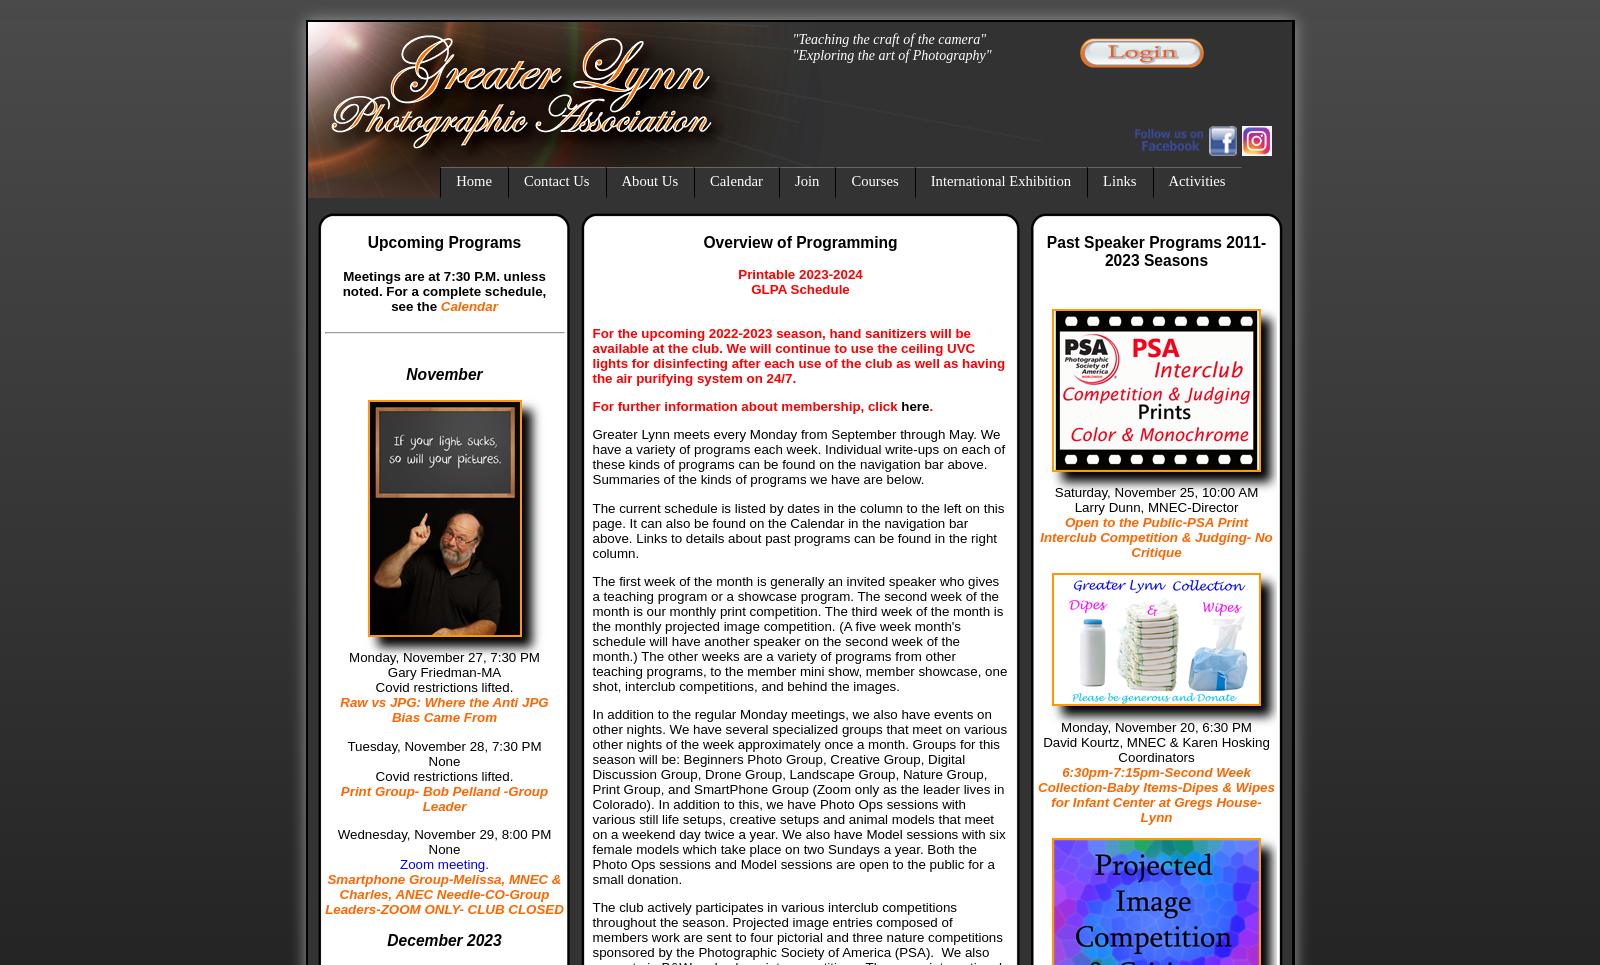 The width and height of the screenshot is (1600, 965). I want to click on 'Open to the Public-PSA Print Interclub Competition & Judging- No Critique', so click(1156, 535).